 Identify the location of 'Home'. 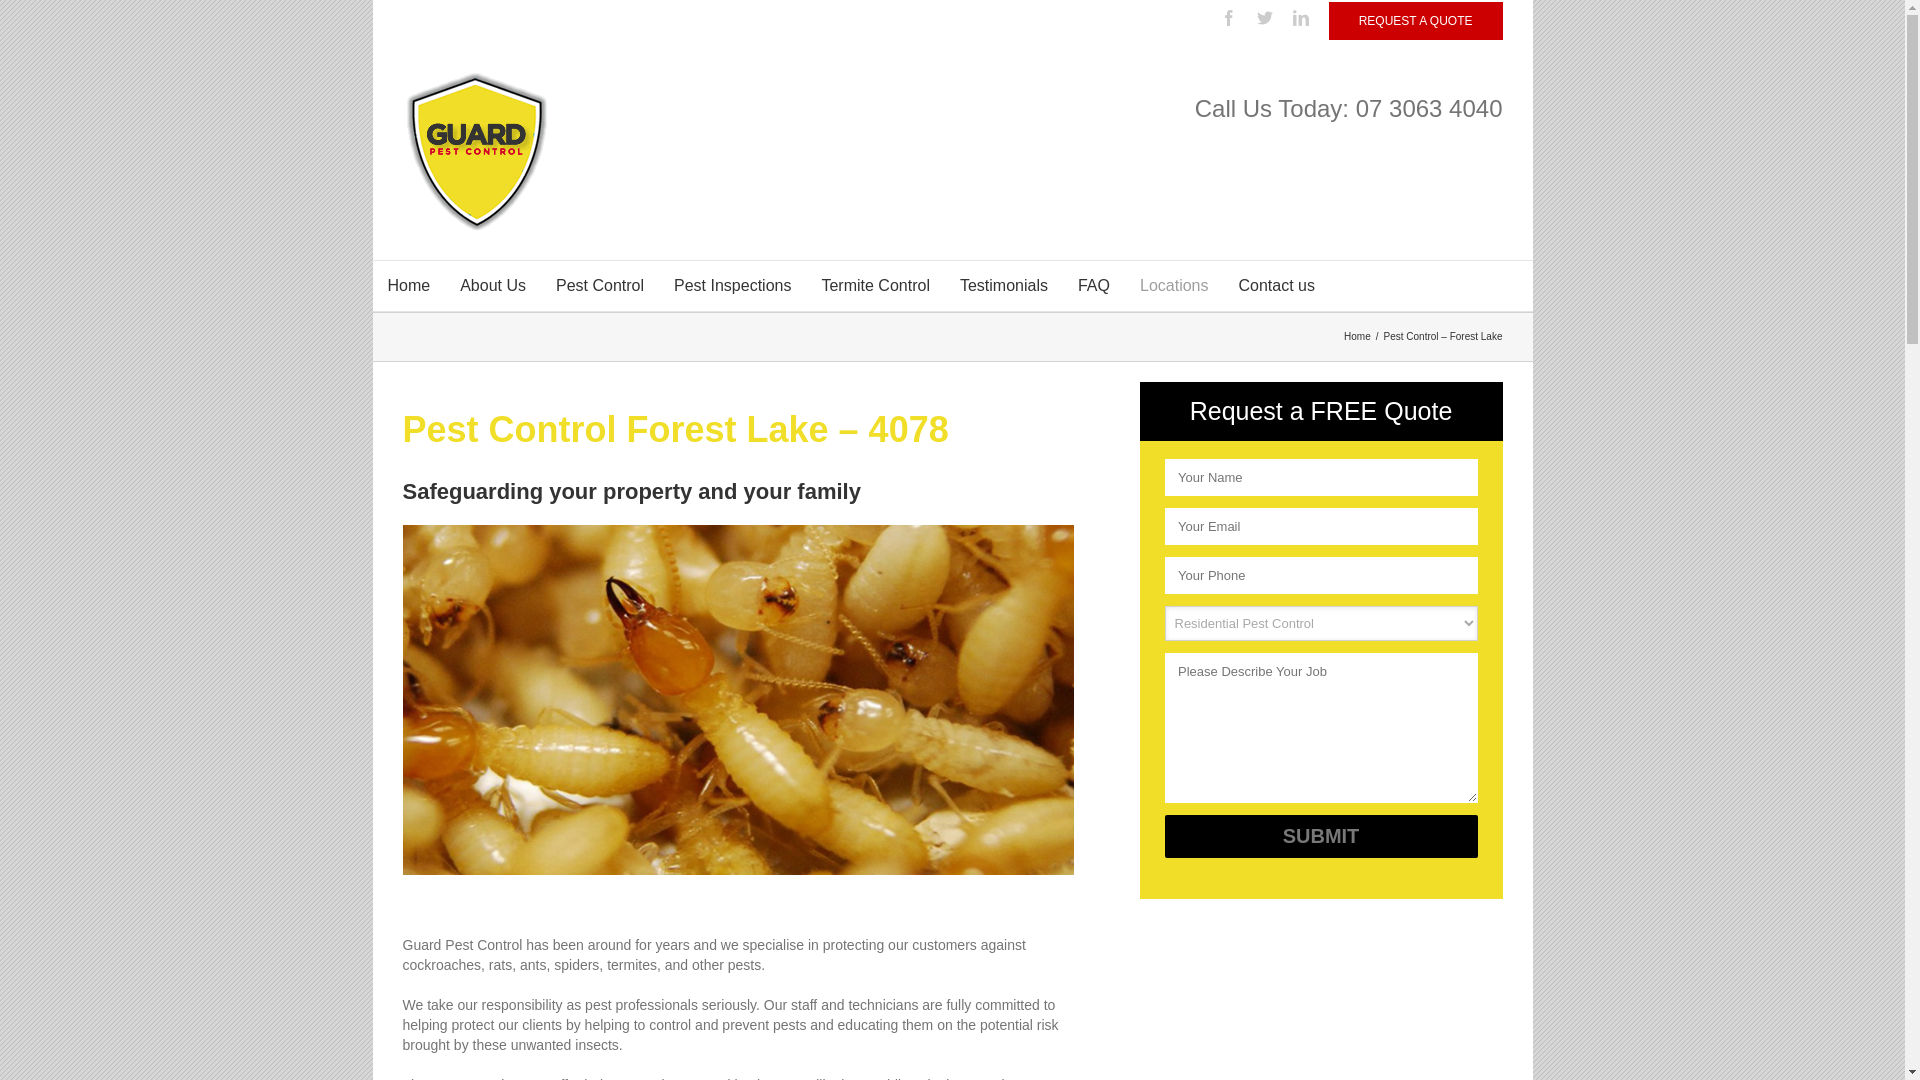
(407, 285).